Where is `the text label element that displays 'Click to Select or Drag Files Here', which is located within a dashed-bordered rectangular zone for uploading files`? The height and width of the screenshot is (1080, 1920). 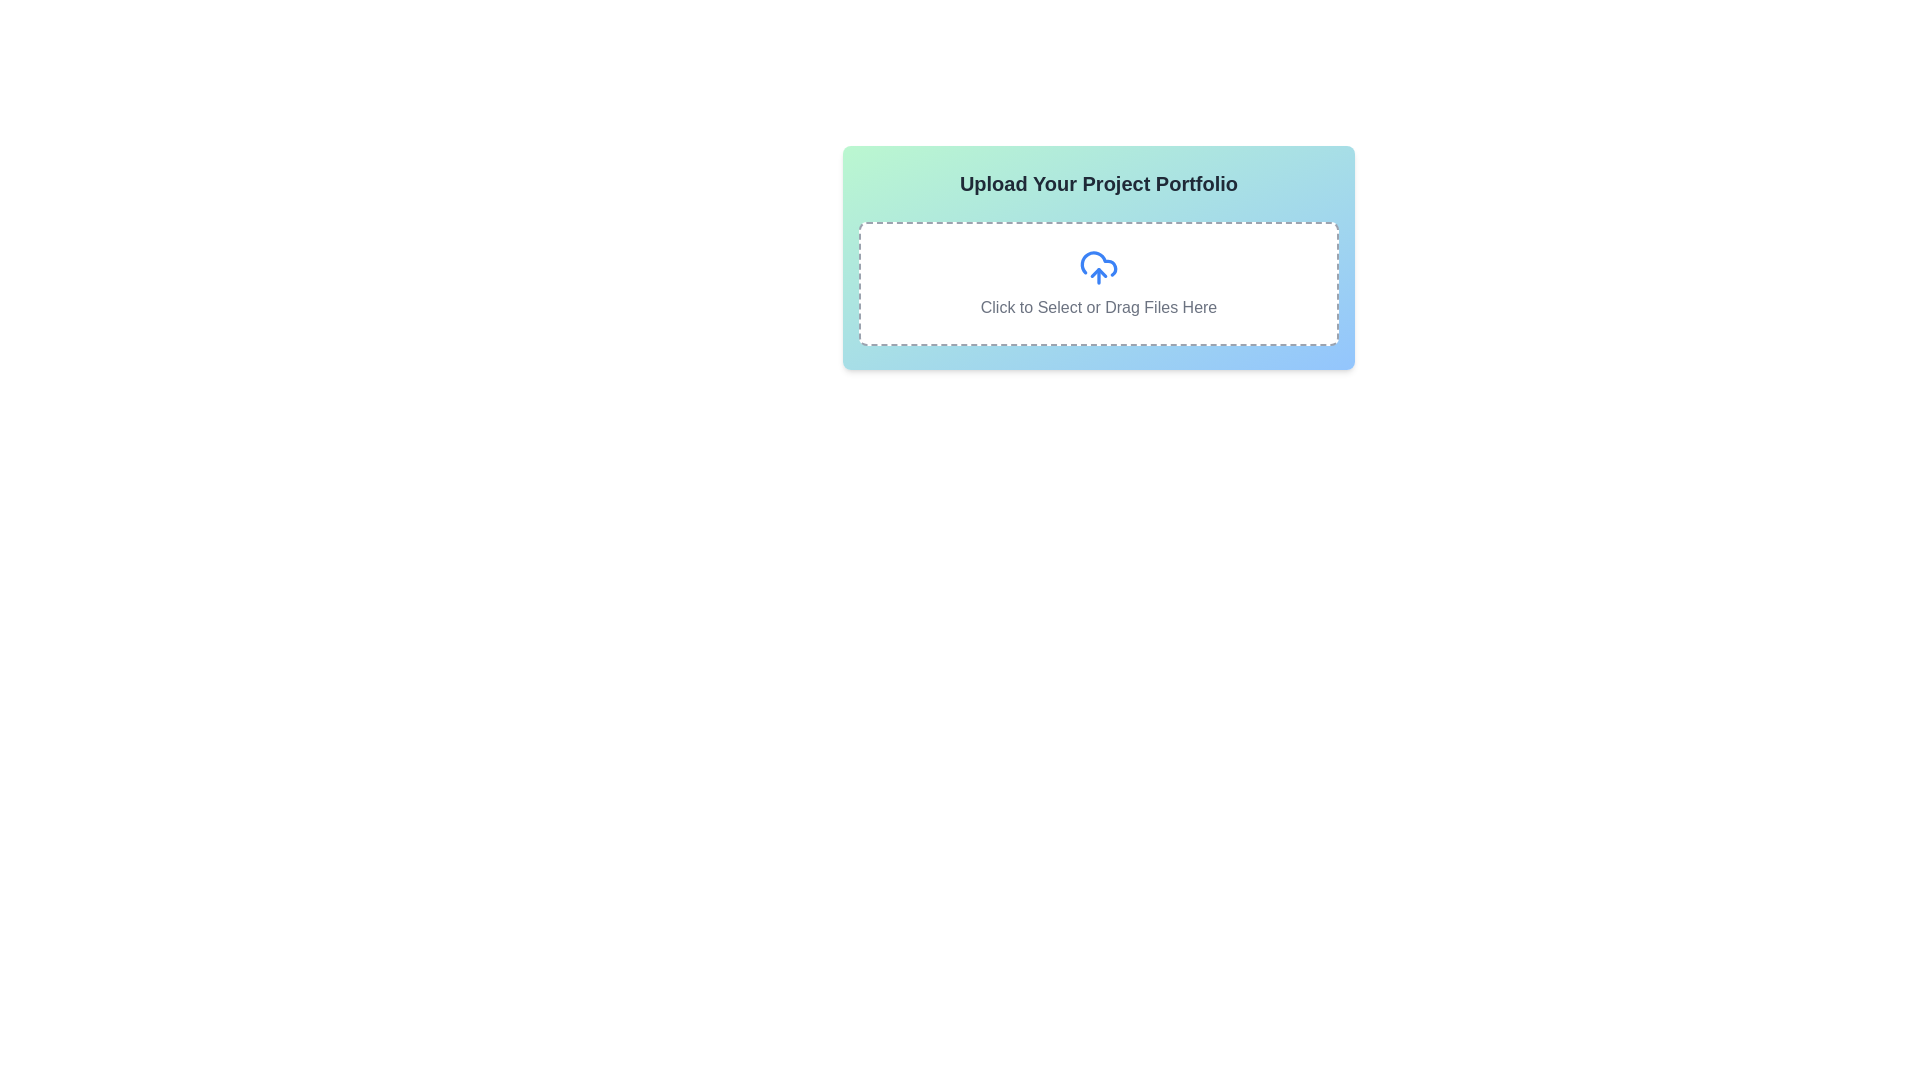
the text label element that displays 'Click to Select or Drag Files Here', which is located within a dashed-bordered rectangular zone for uploading files is located at coordinates (1098, 307).